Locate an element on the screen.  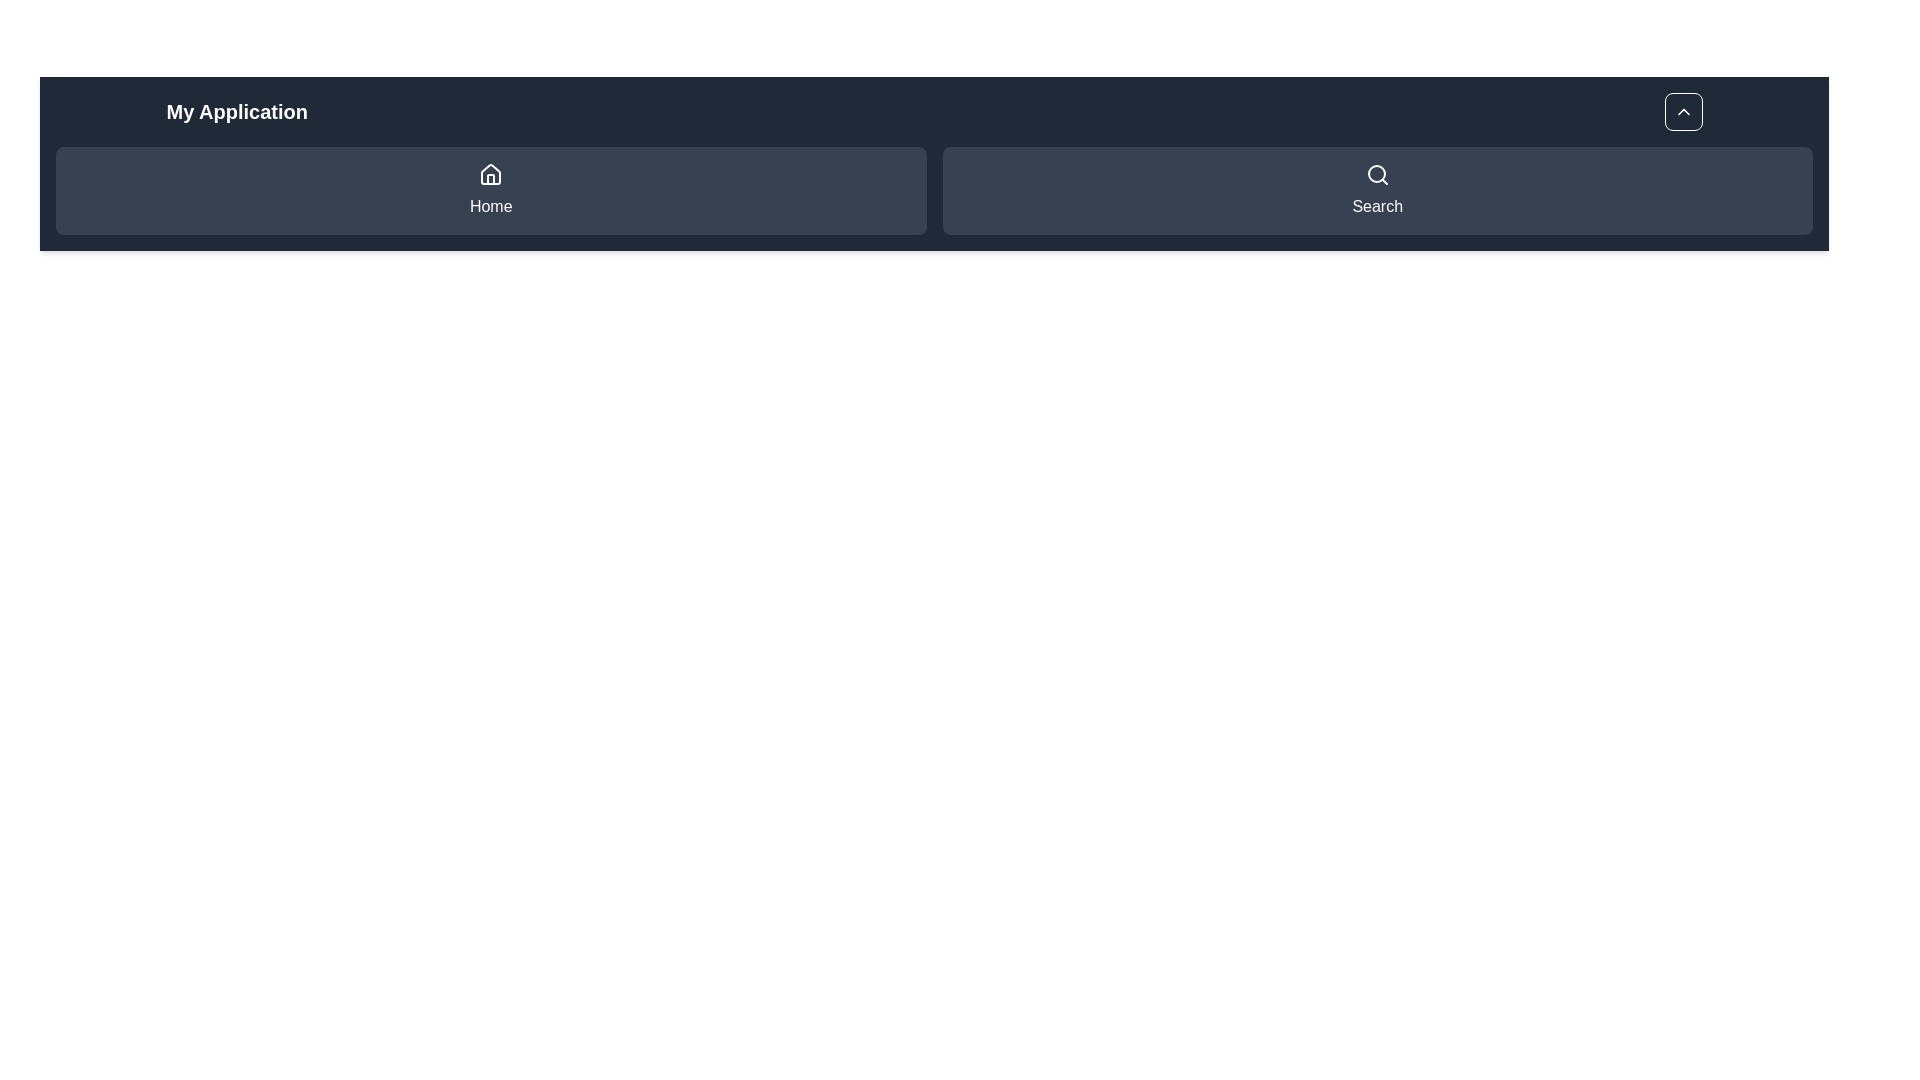
the house icon located in the 'Home' button on the navigation bar, which is styled with a minimalistic outline and positioned under the 'My Application' header is located at coordinates (491, 173).